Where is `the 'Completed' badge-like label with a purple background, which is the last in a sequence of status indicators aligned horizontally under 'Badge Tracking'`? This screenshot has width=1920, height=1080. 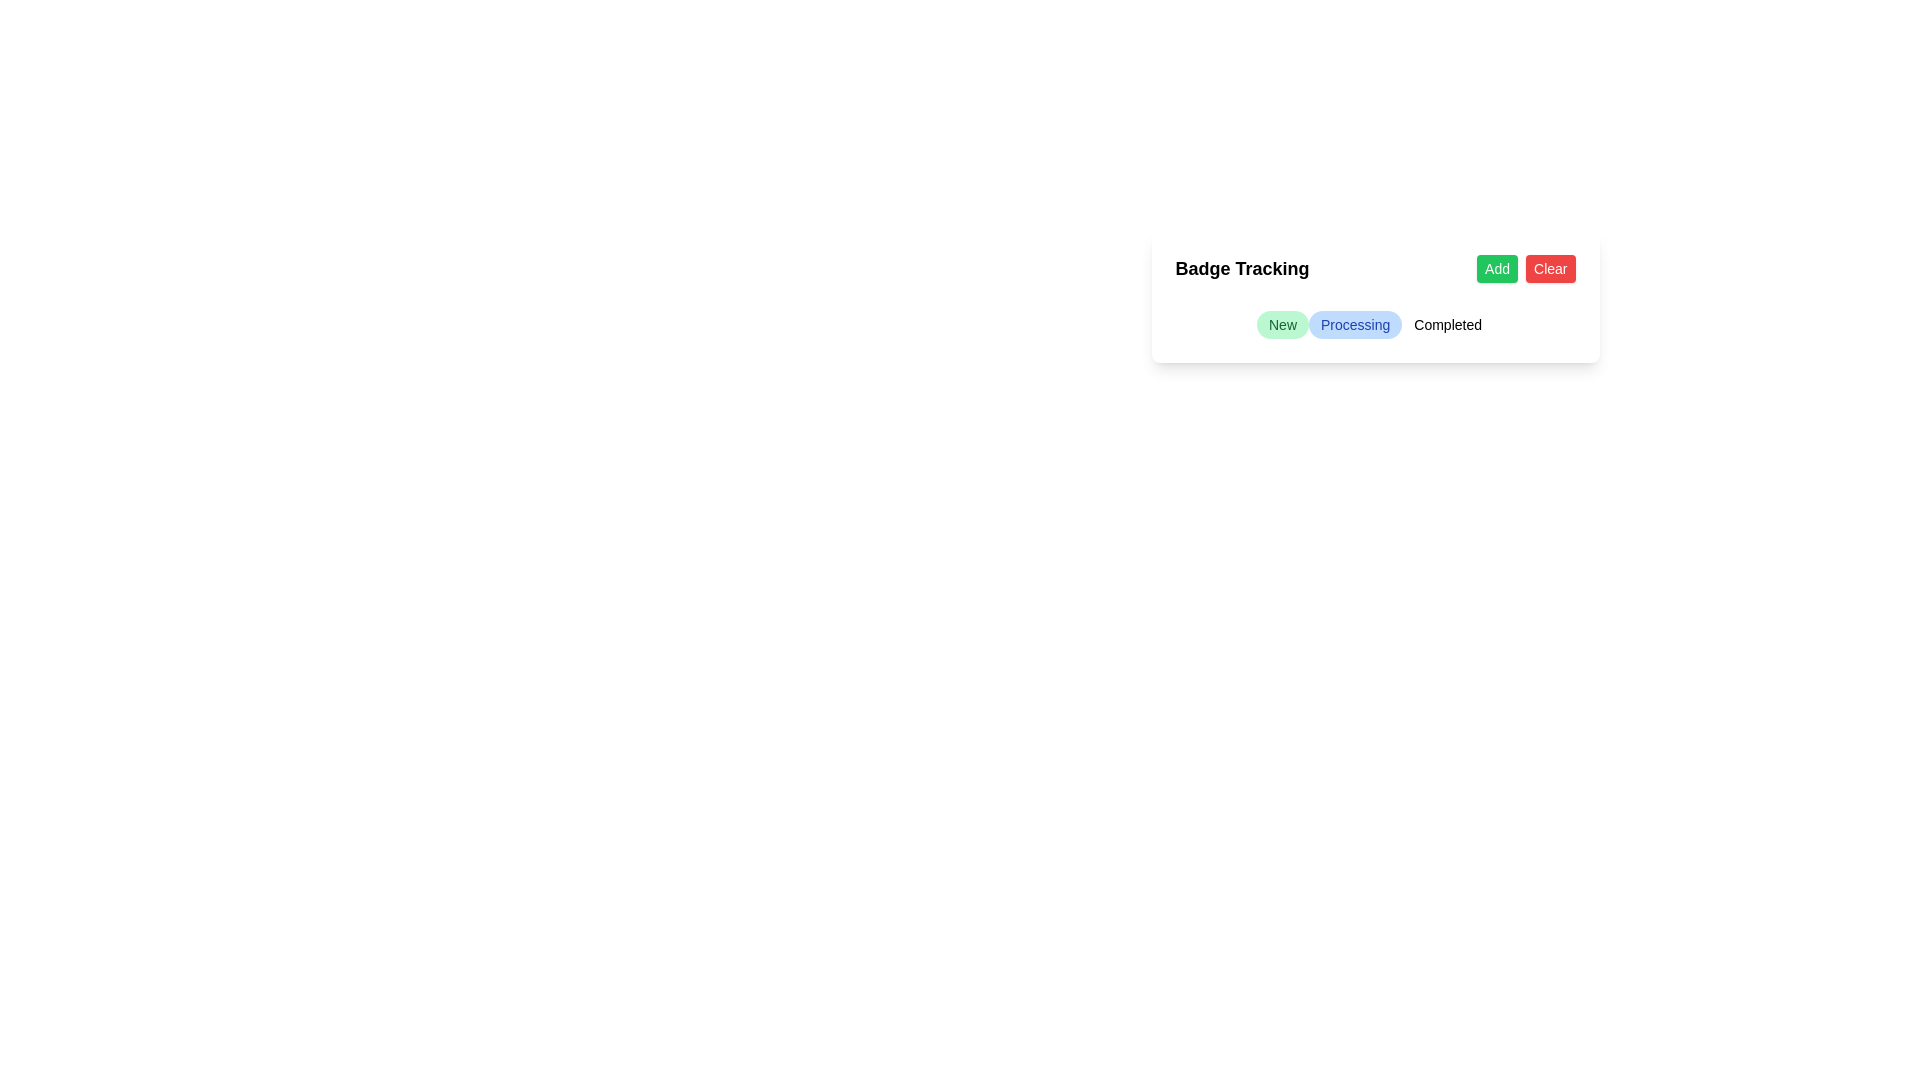
the 'Completed' badge-like label with a purple background, which is the last in a sequence of status indicators aligned horizontally under 'Badge Tracking' is located at coordinates (1448, 323).